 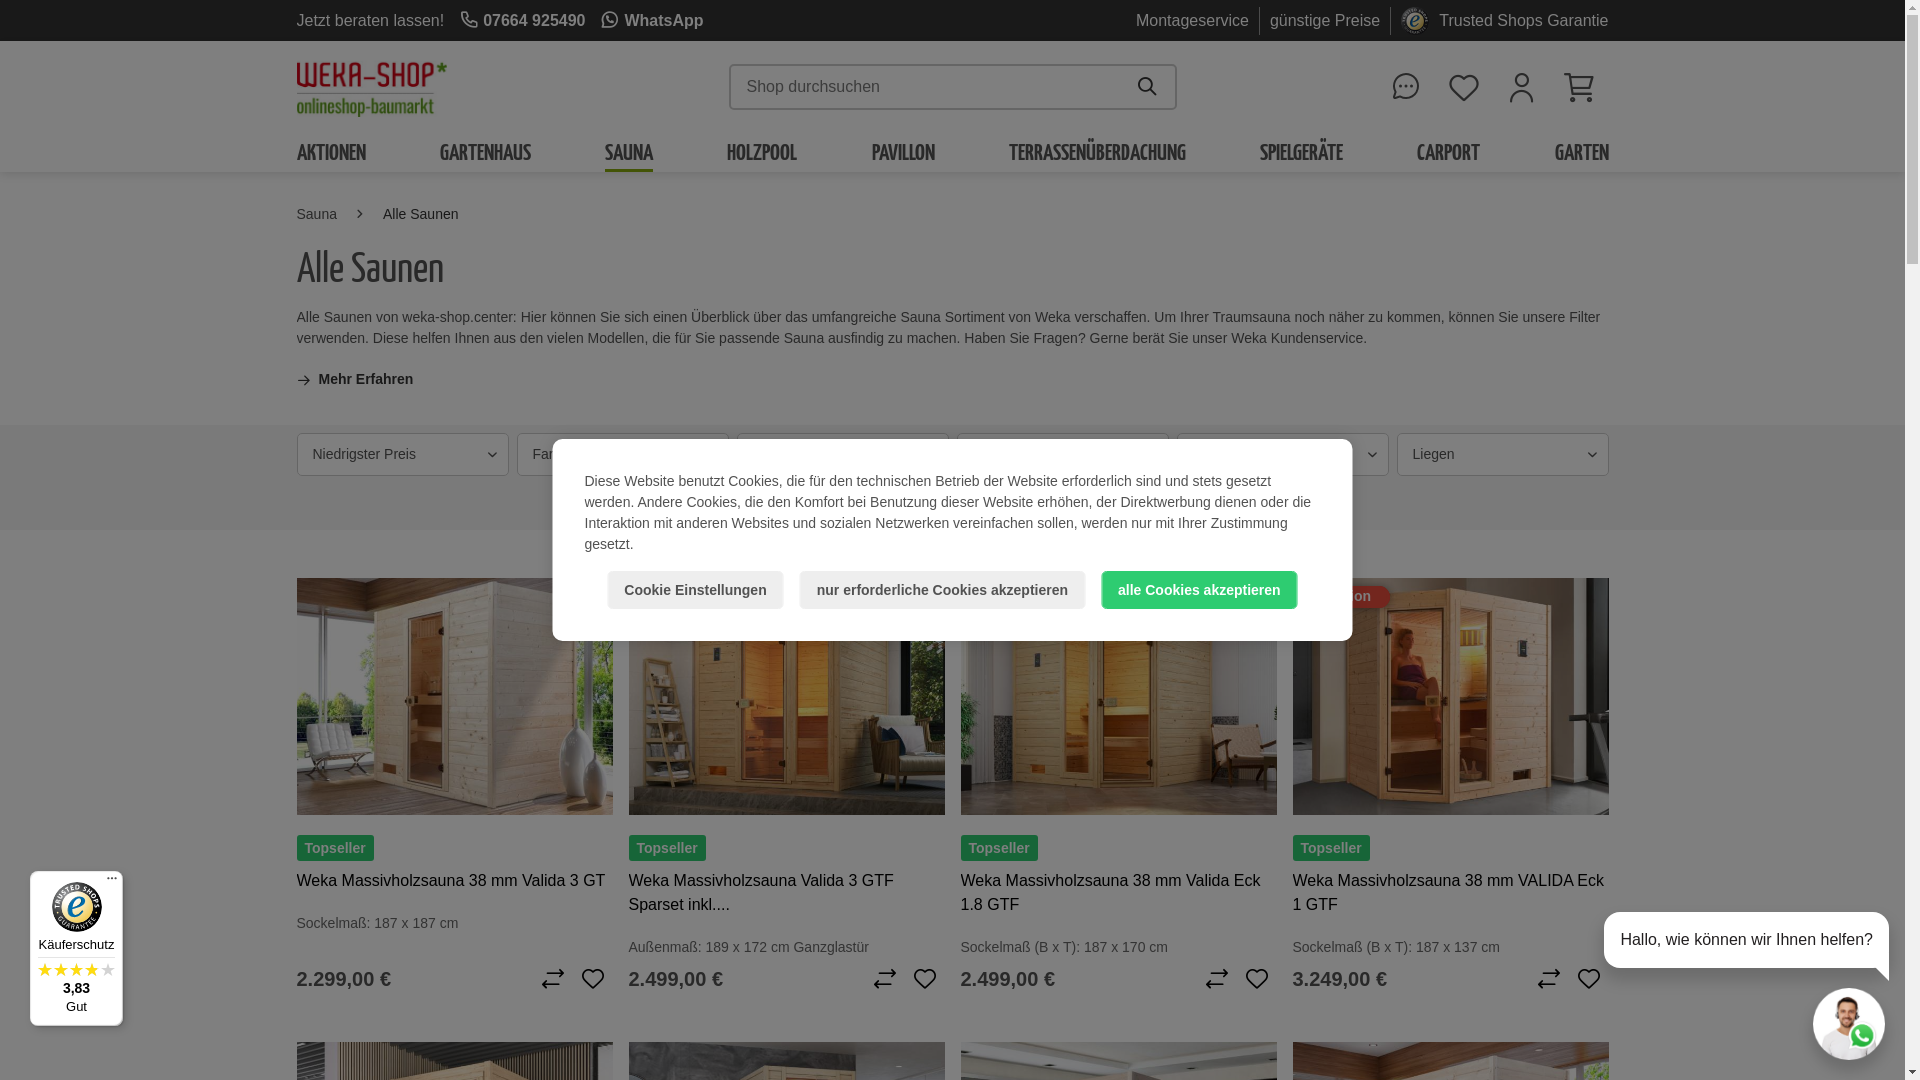 I want to click on 'WhatsApp', so click(x=652, y=19).